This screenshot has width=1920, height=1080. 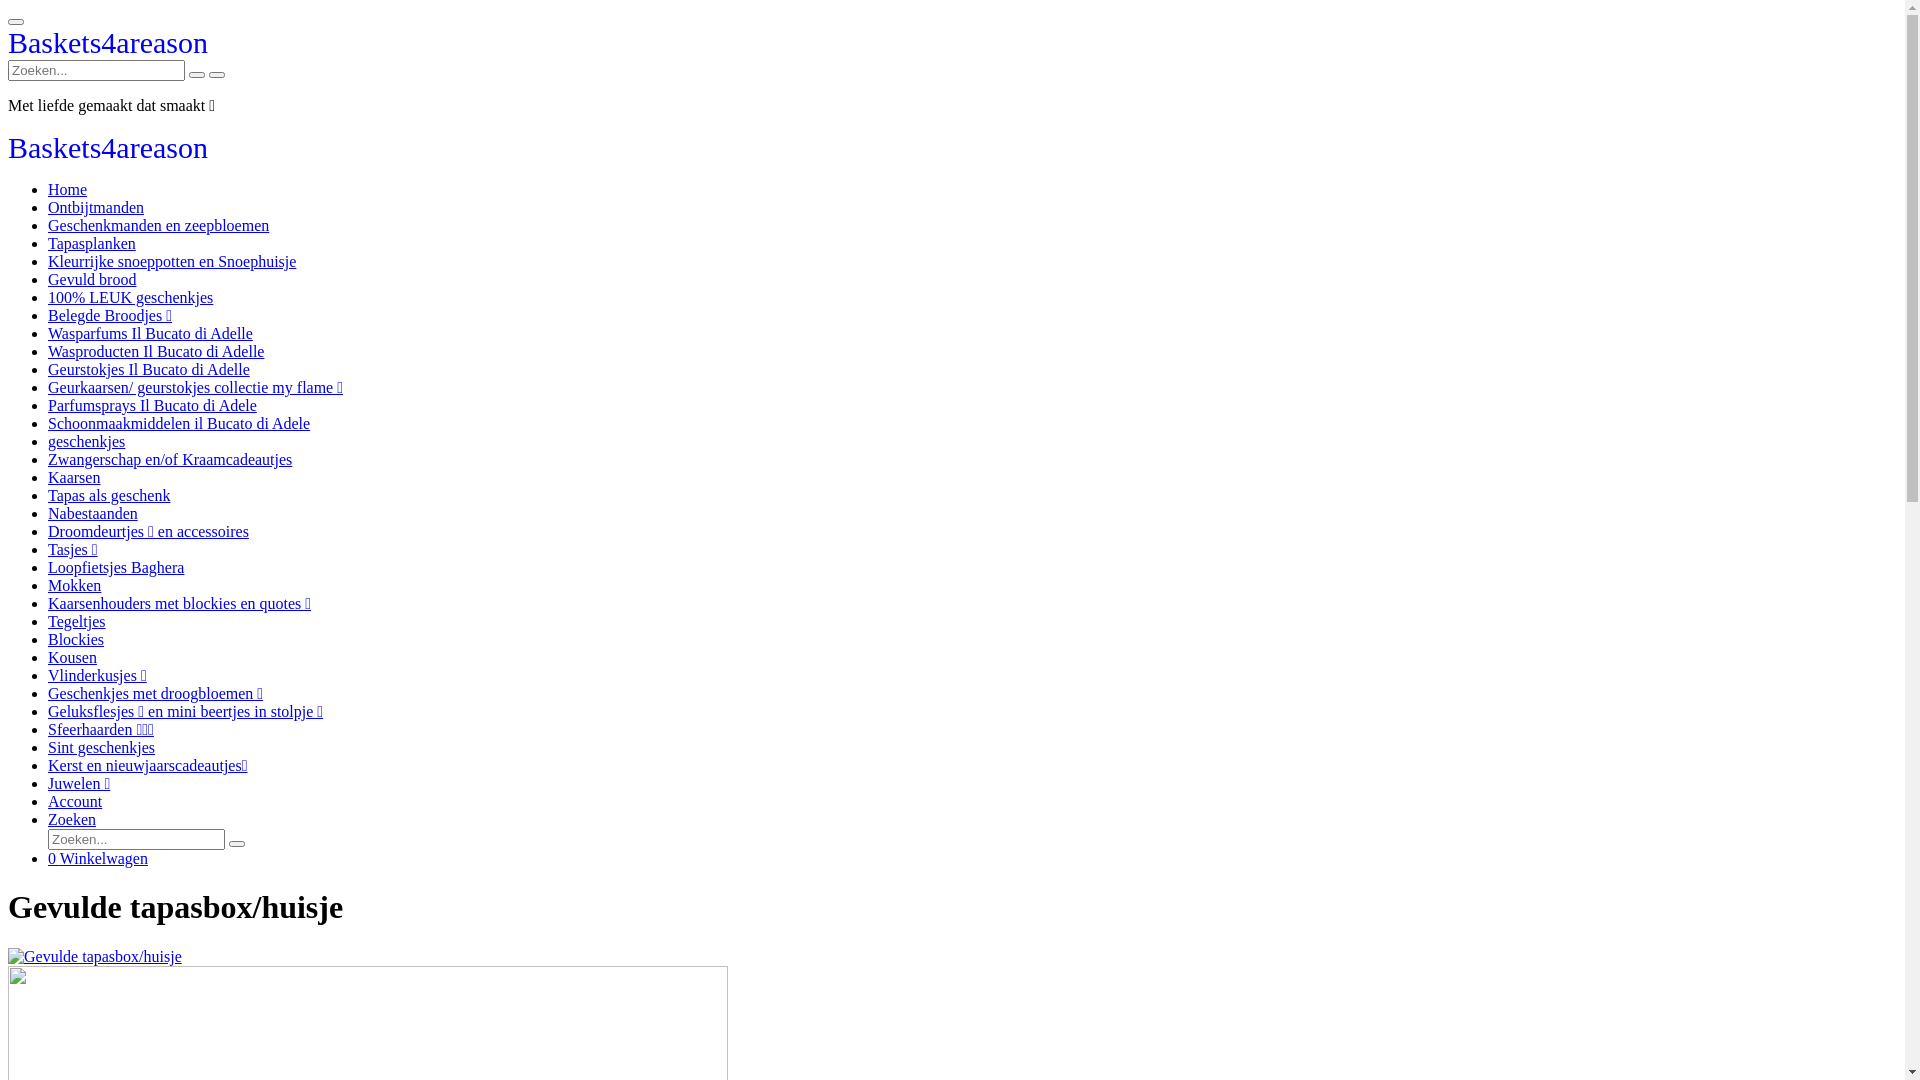 I want to click on 'Wasparfums Il Bucato di Adelle', so click(x=149, y=332).